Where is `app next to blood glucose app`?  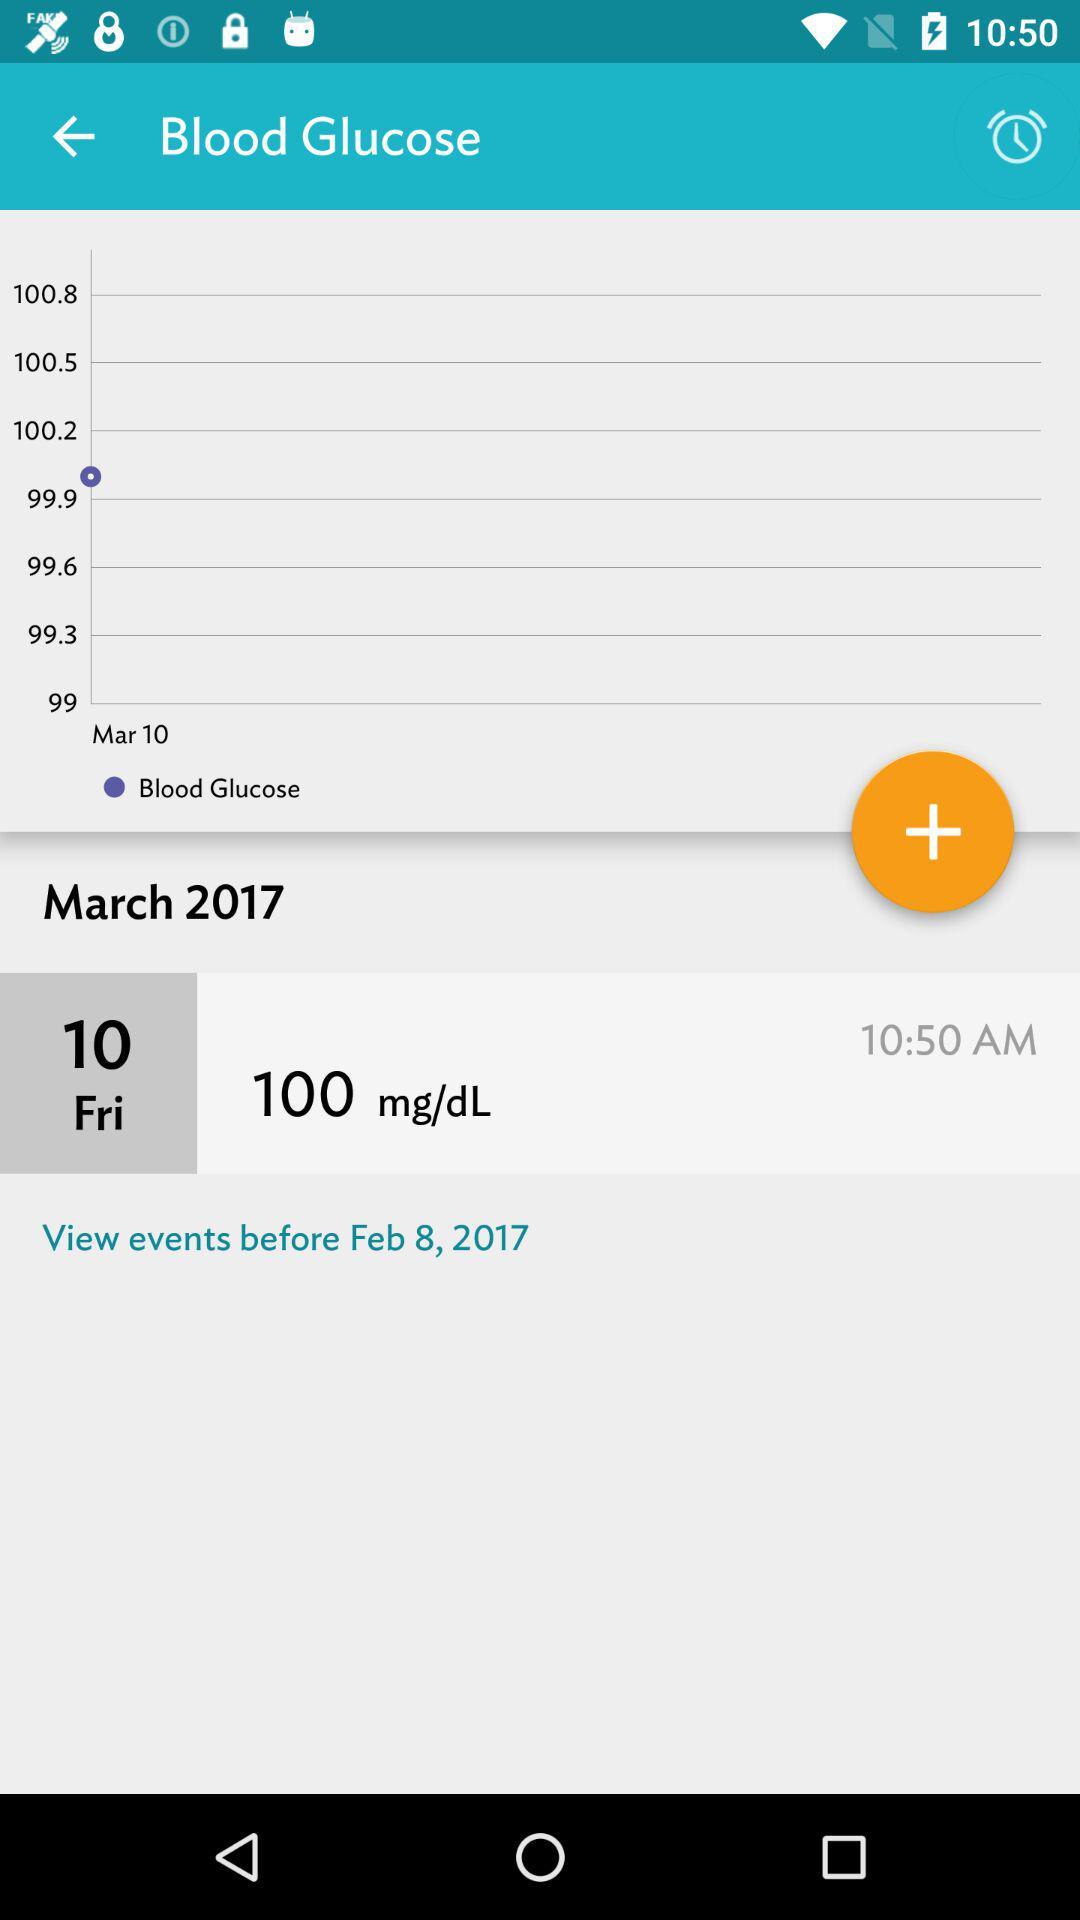 app next to blood glucose app is located at coordinates (1017, 135).